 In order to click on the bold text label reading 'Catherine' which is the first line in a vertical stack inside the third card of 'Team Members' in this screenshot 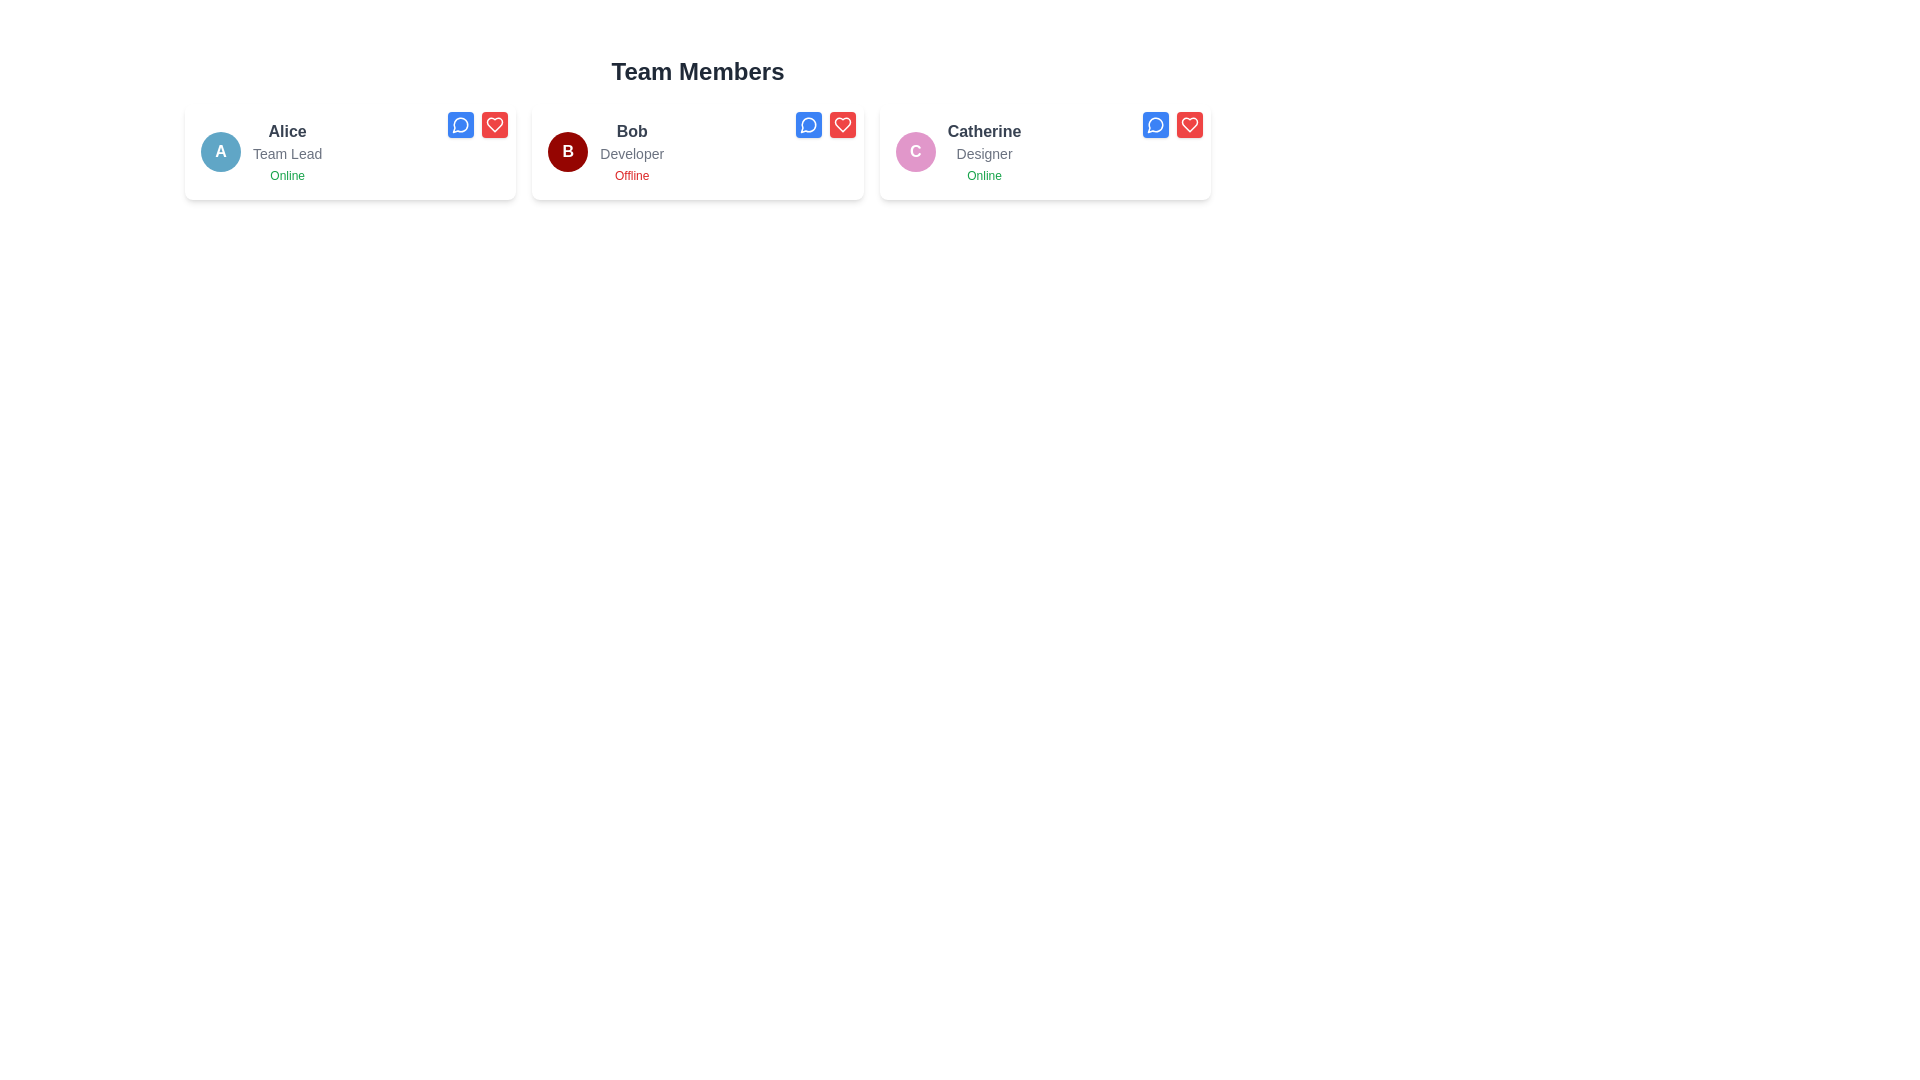, I will do `click(984, 131)`.